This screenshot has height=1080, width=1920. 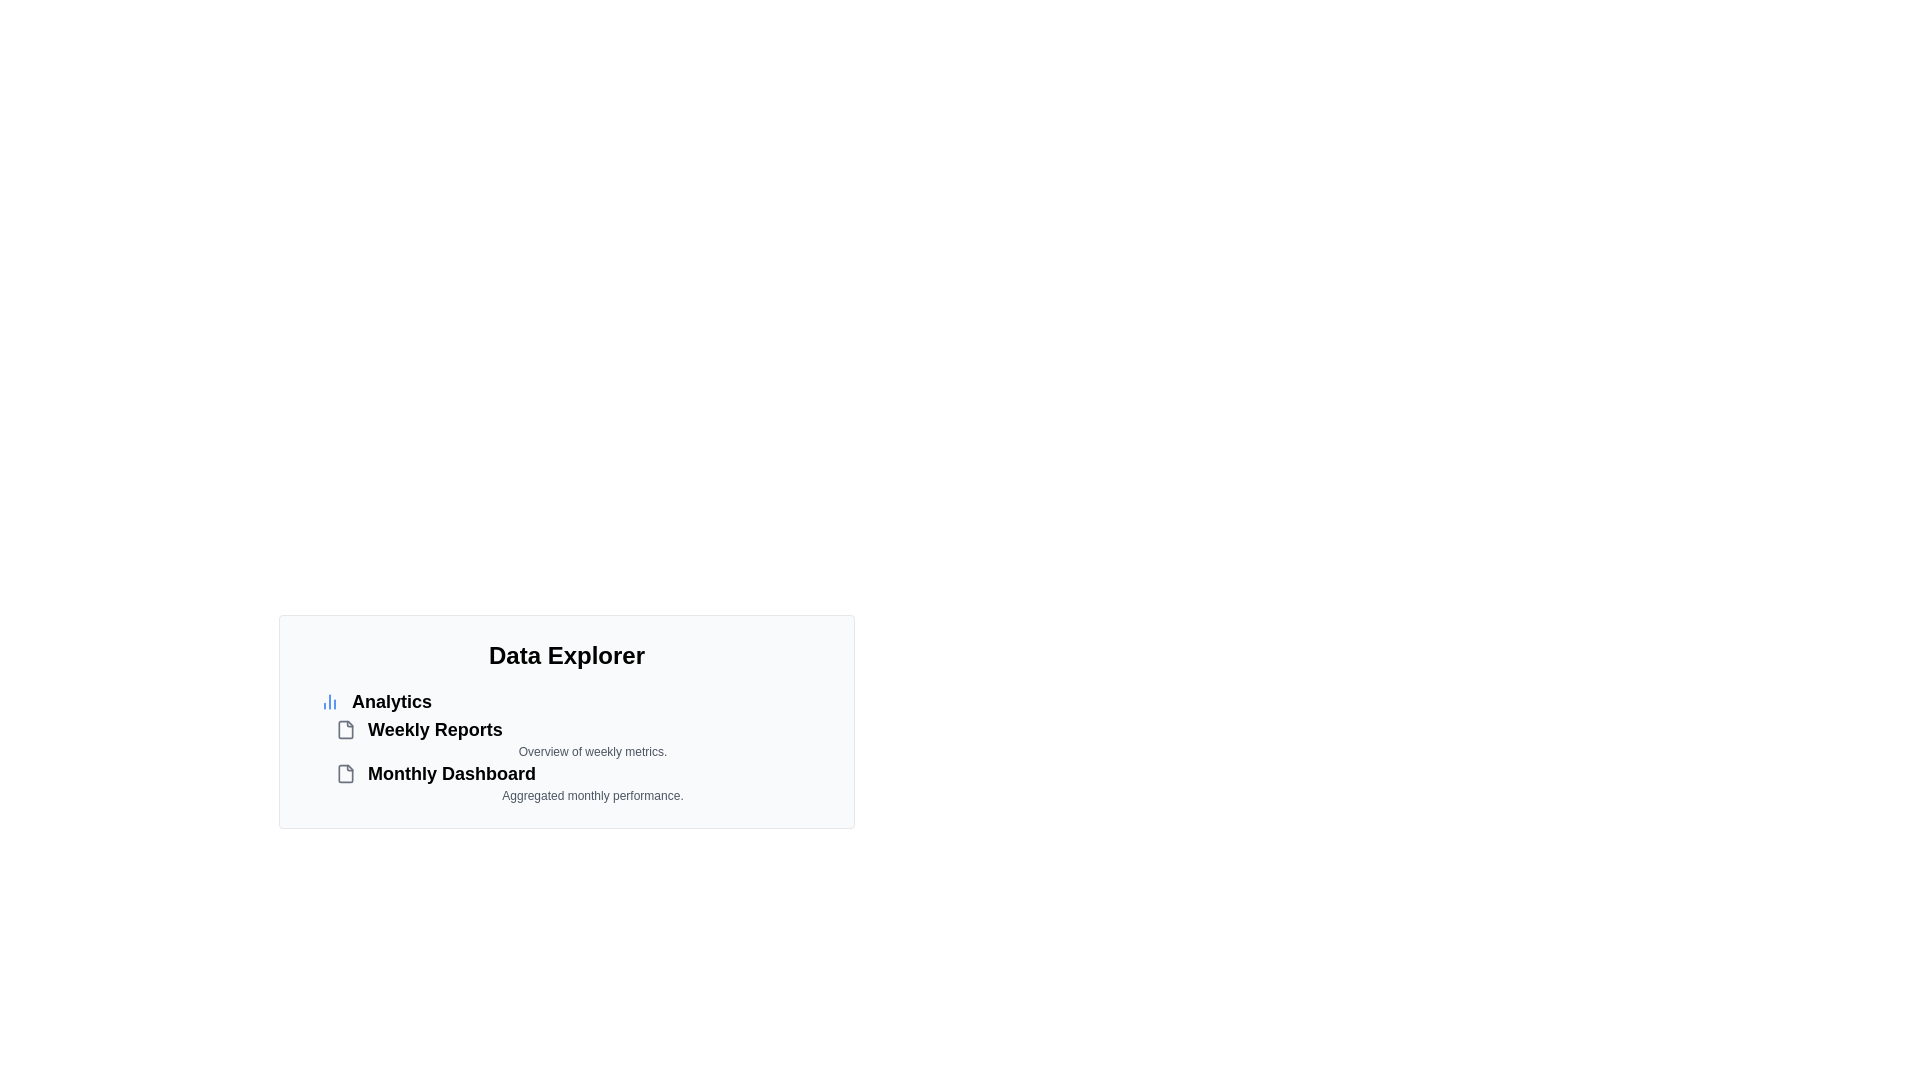 What do you see at coordinates (581, 773) in the screenshot?
I see `the 'Monthly Dashboard' section located under the 'Data Explorer' section, positioned as the second item in the list` at bounding box center [581, 773].